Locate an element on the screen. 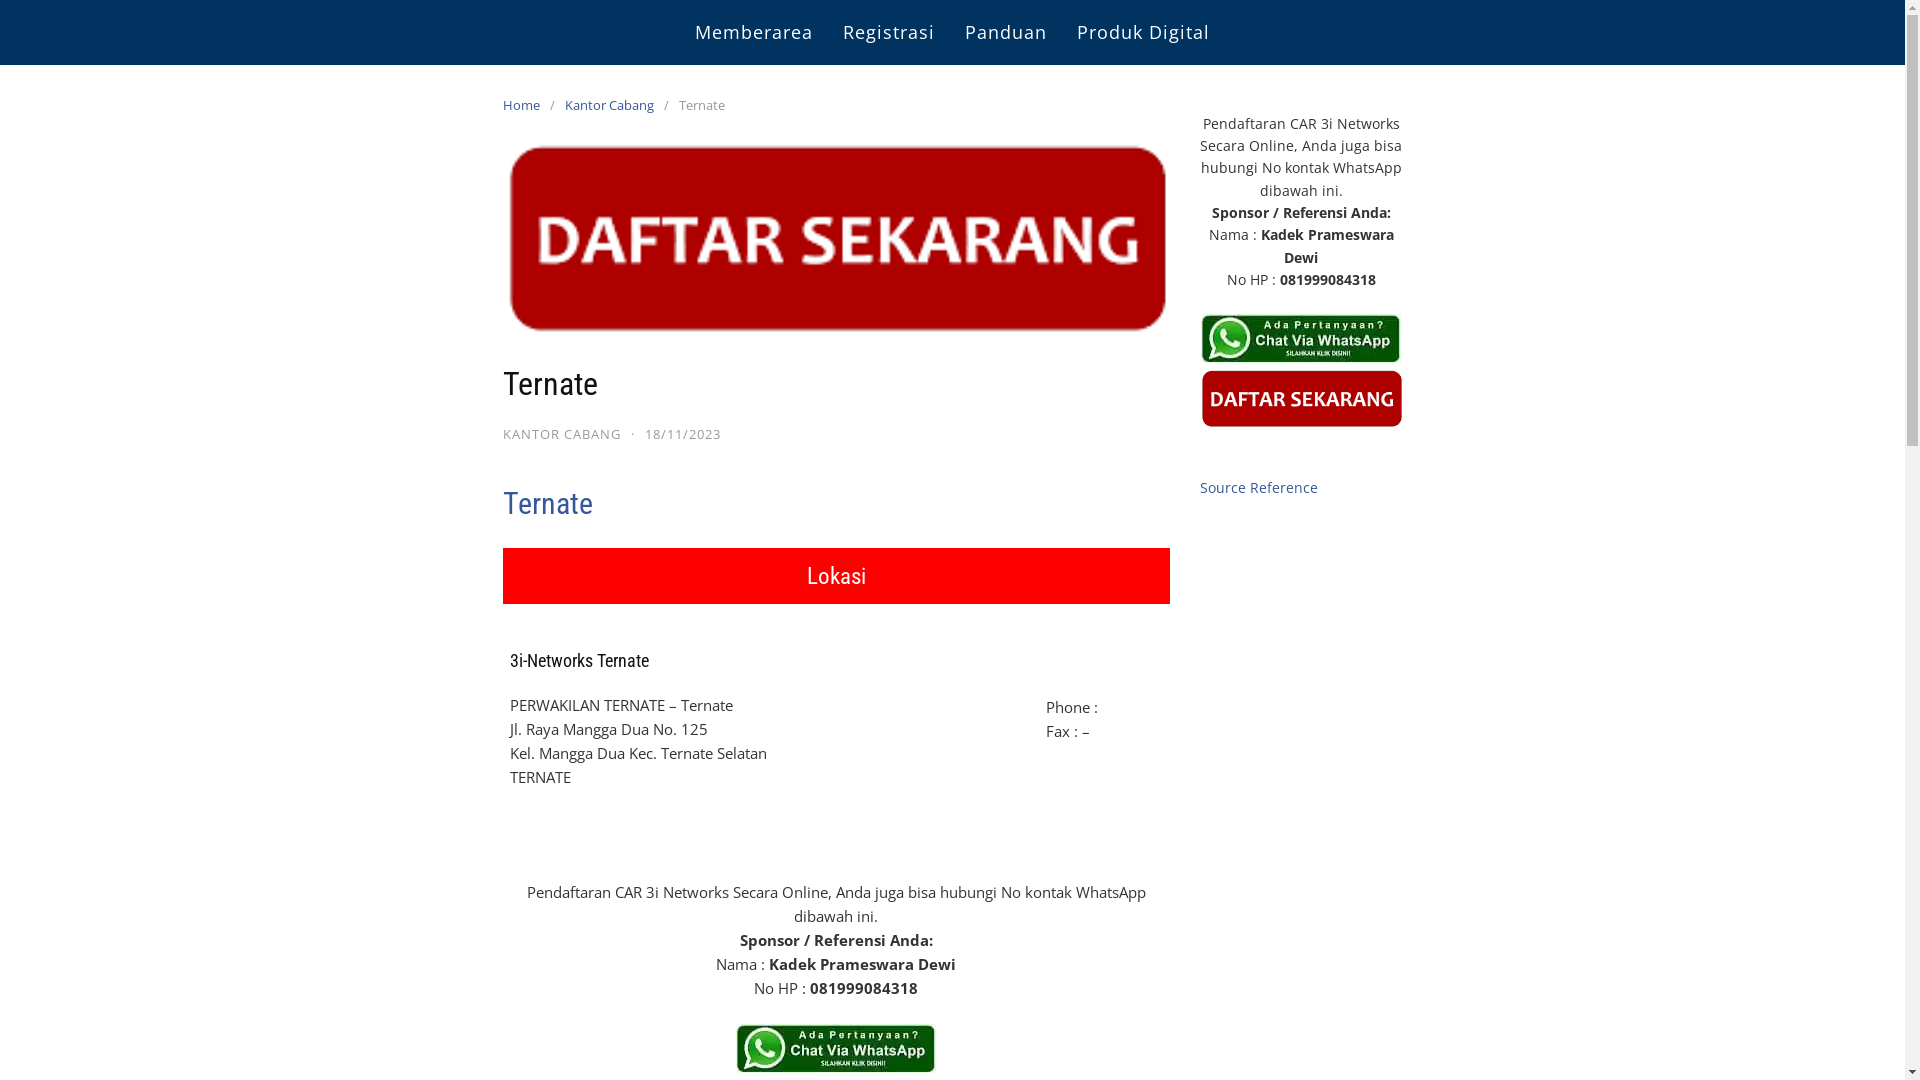  'KANTOR CABANG' is located at coordinates (560, 433).